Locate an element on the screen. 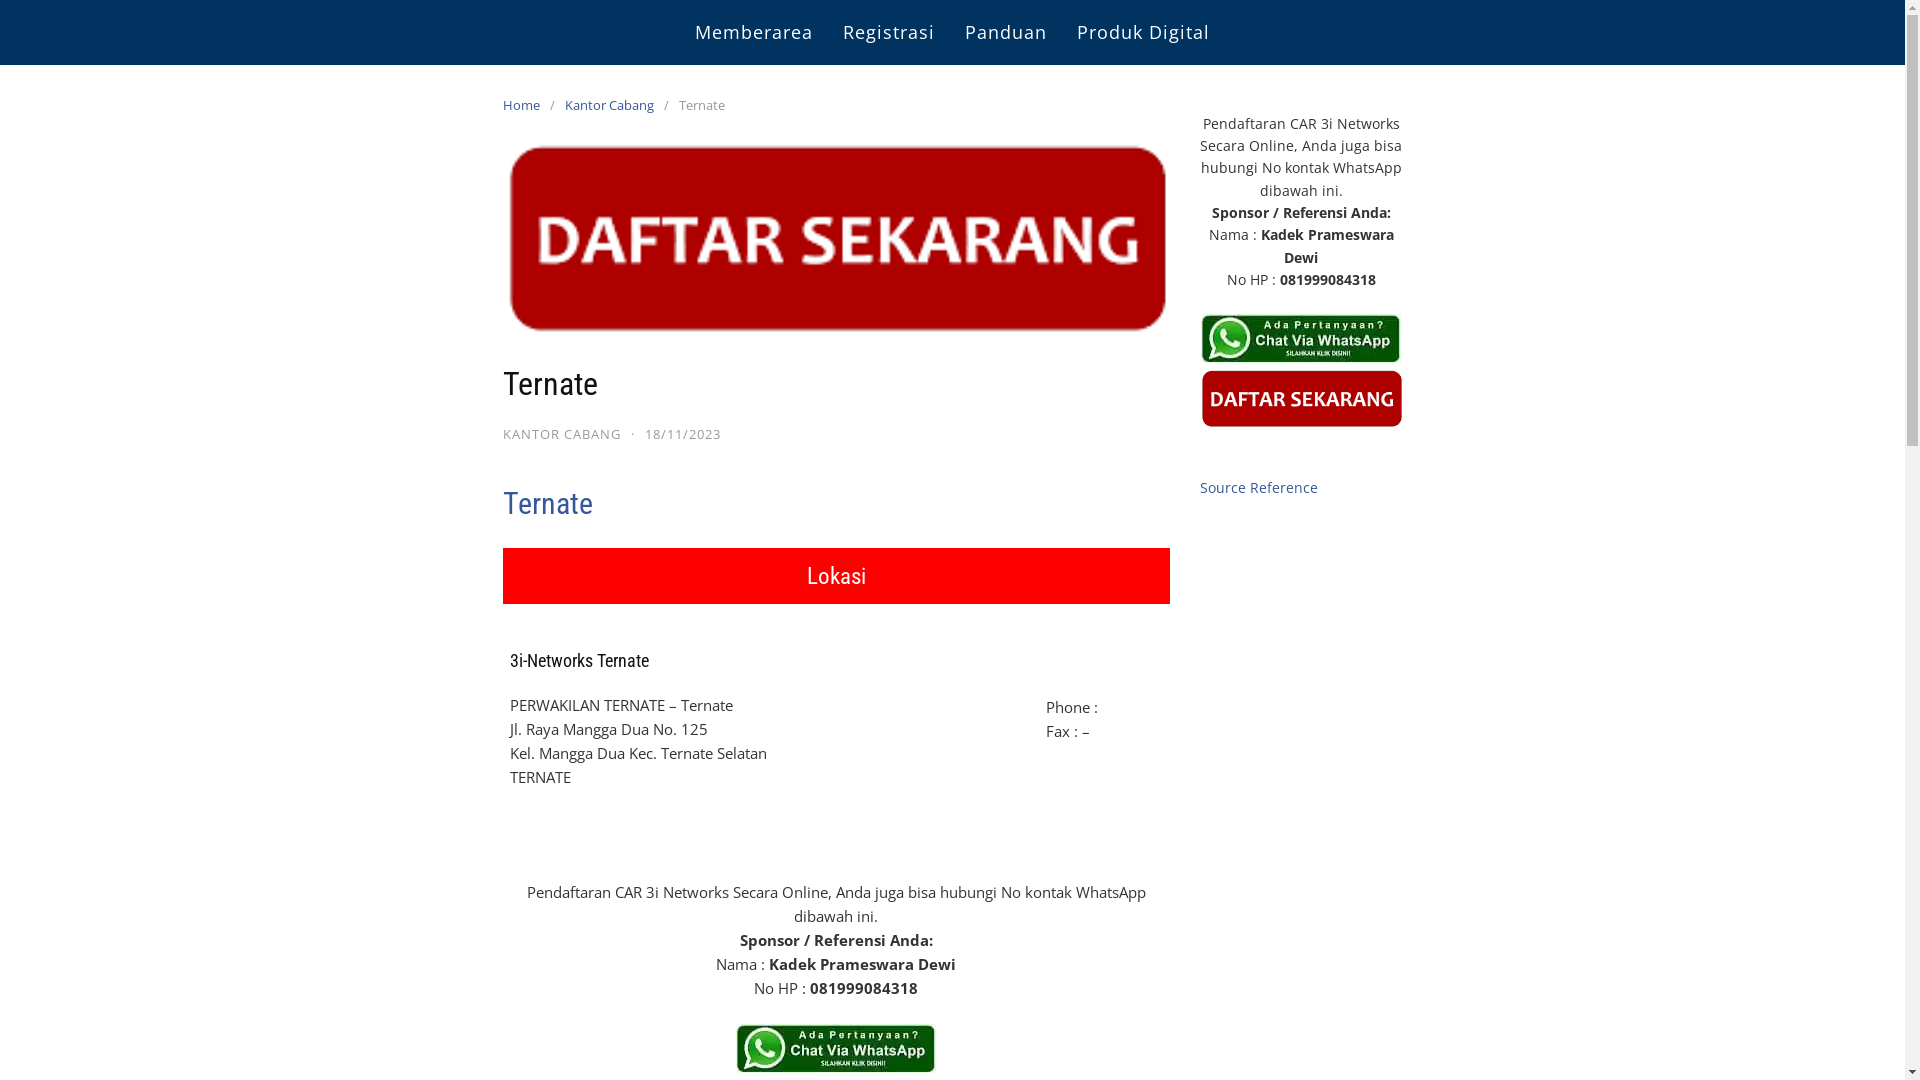  'KANTOR CABANG' is located at coordinates (560, 433).